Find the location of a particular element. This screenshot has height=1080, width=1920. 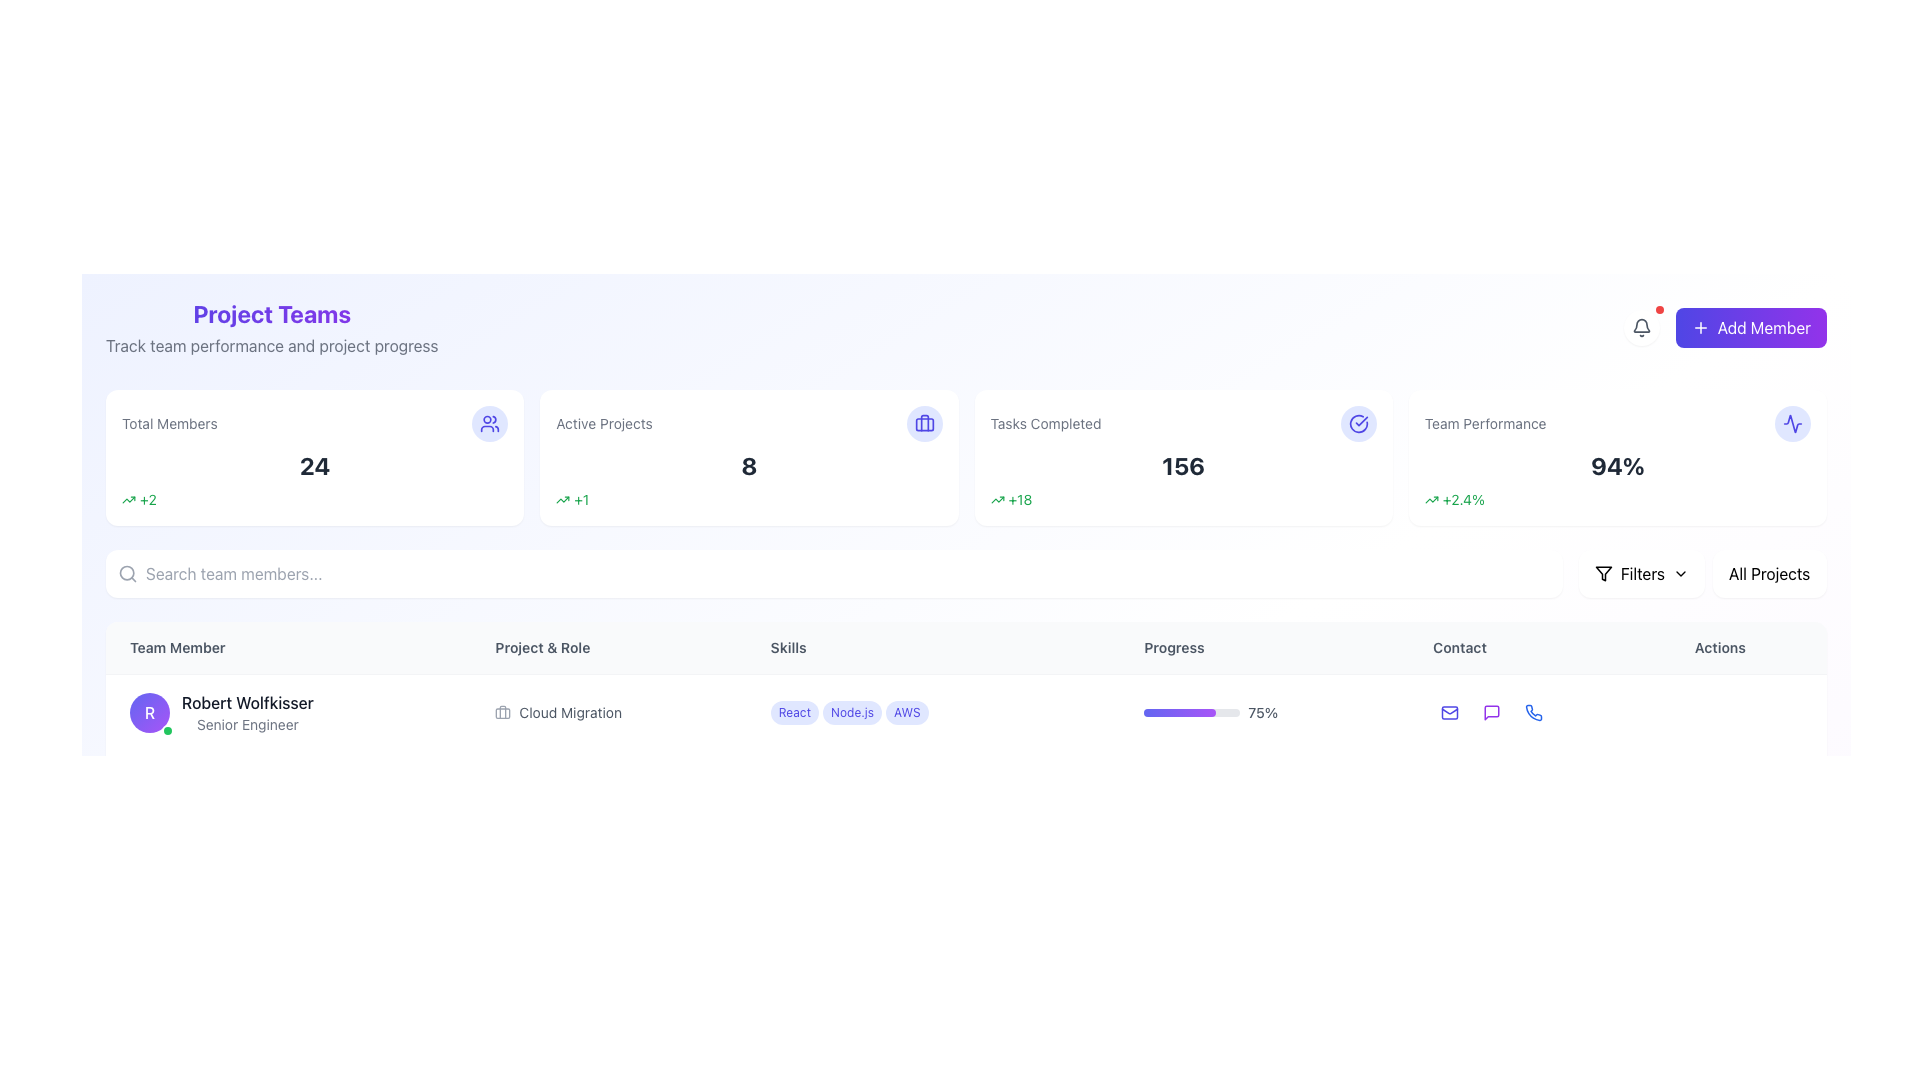

the SVG-based graphical icon component that symbolizes storage or organization, located near the top-right corner of the interface is located at coordinates (923, 423).